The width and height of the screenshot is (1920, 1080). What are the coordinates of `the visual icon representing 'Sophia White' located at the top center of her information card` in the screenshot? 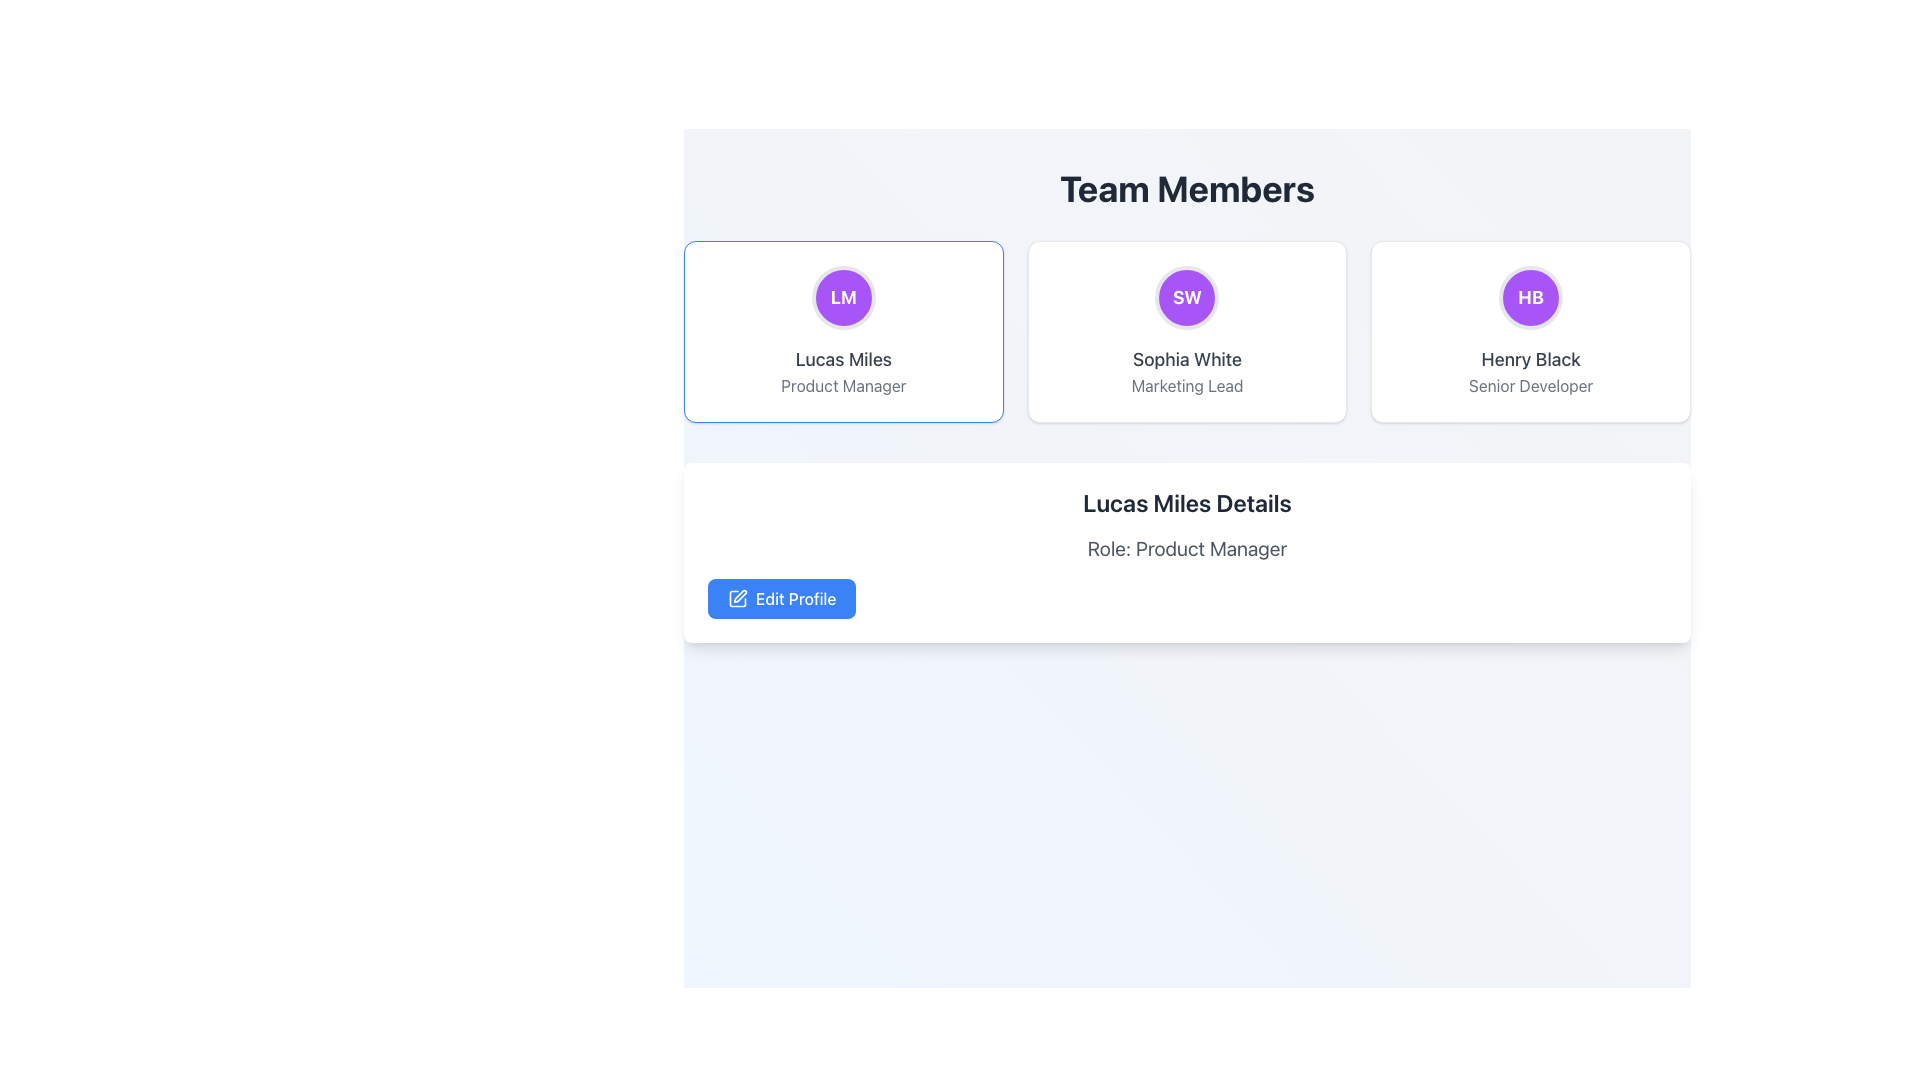 It's located at (1187, 297).